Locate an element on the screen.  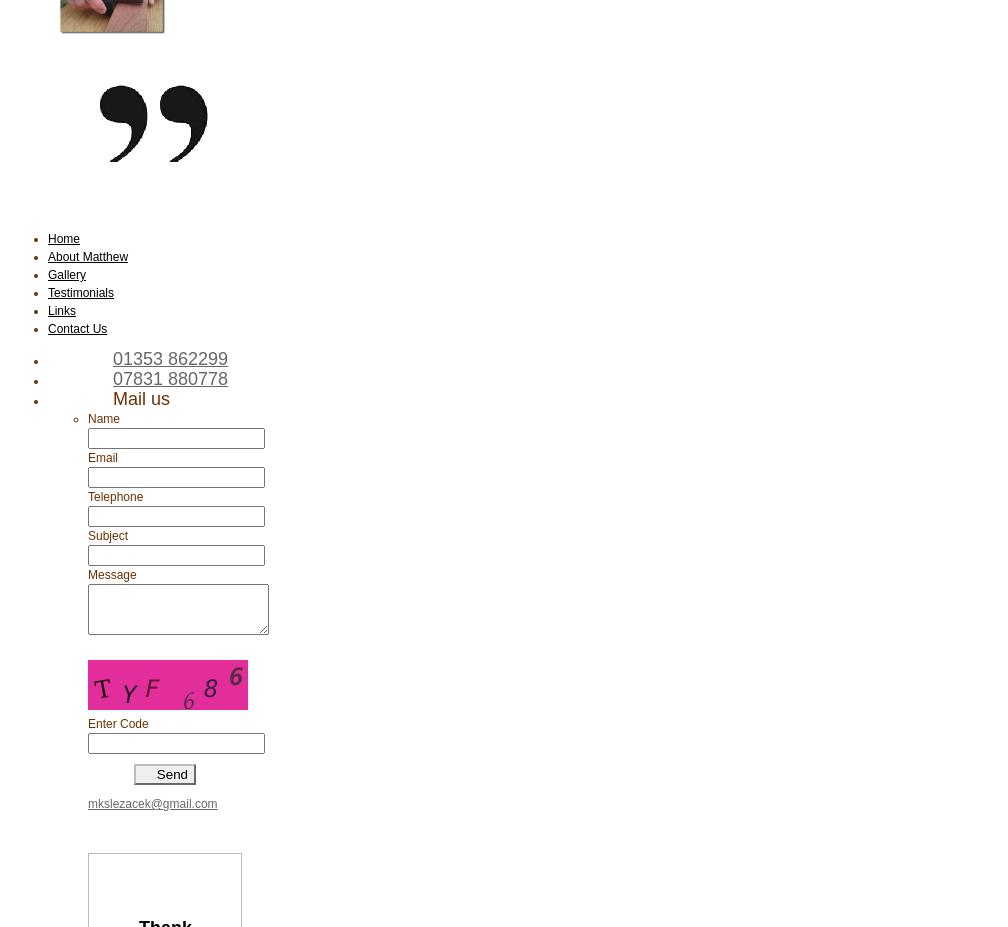
'Contact Us' is located at coordinates (47, 327).